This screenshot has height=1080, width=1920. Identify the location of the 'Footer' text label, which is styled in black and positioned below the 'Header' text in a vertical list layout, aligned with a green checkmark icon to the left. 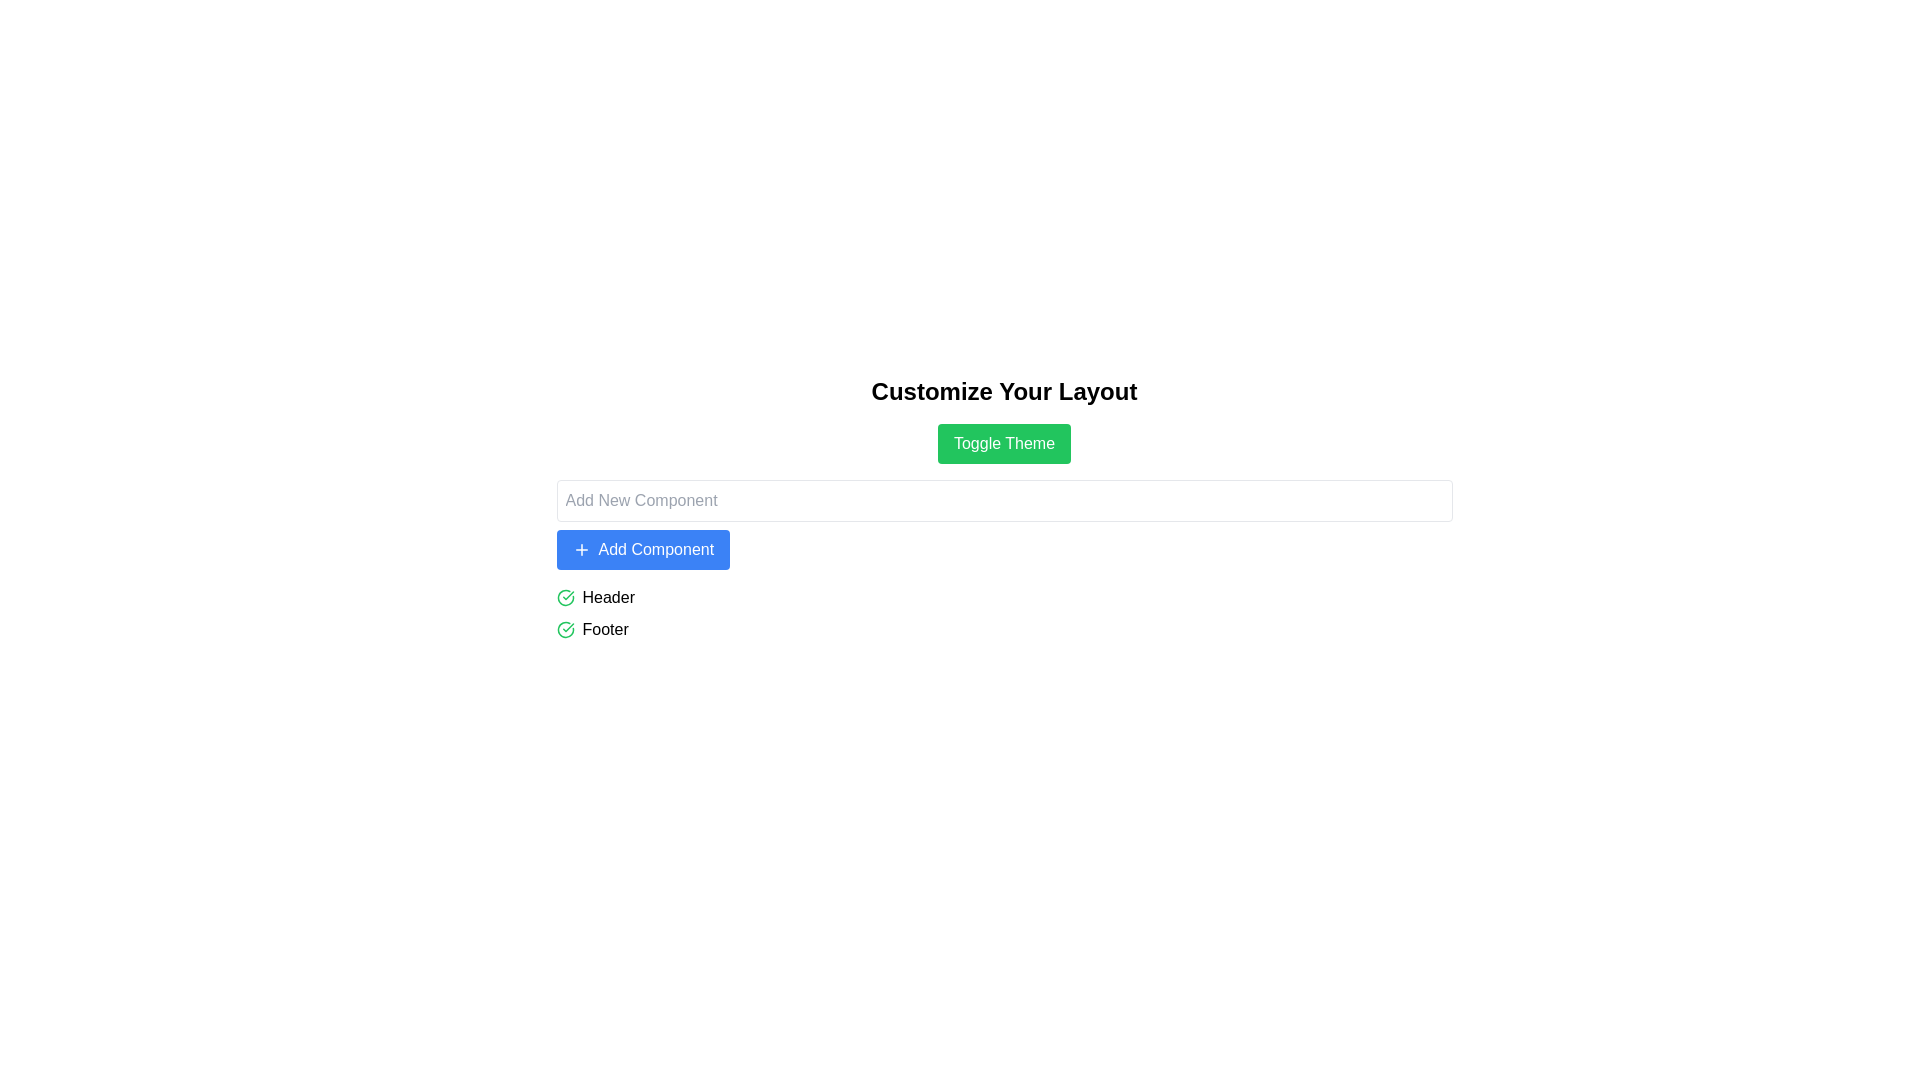
(604, 628).